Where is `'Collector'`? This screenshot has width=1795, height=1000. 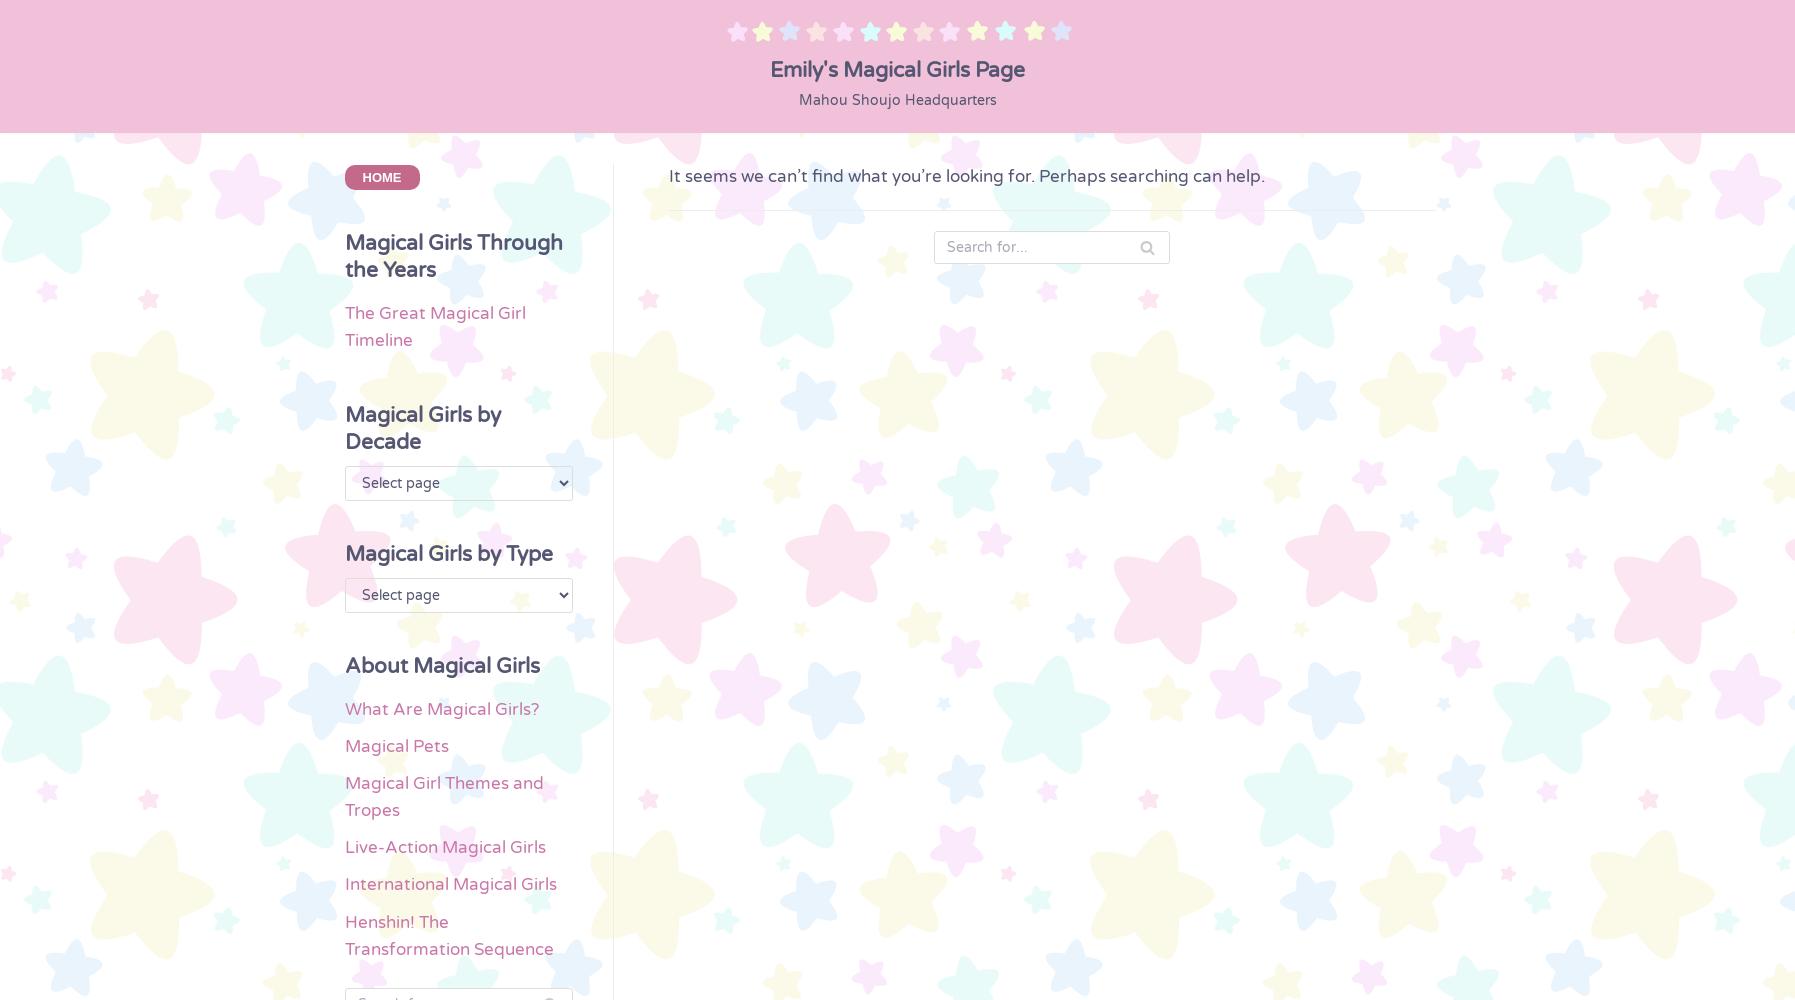
'Collector' is located at coordinates (69, 604).